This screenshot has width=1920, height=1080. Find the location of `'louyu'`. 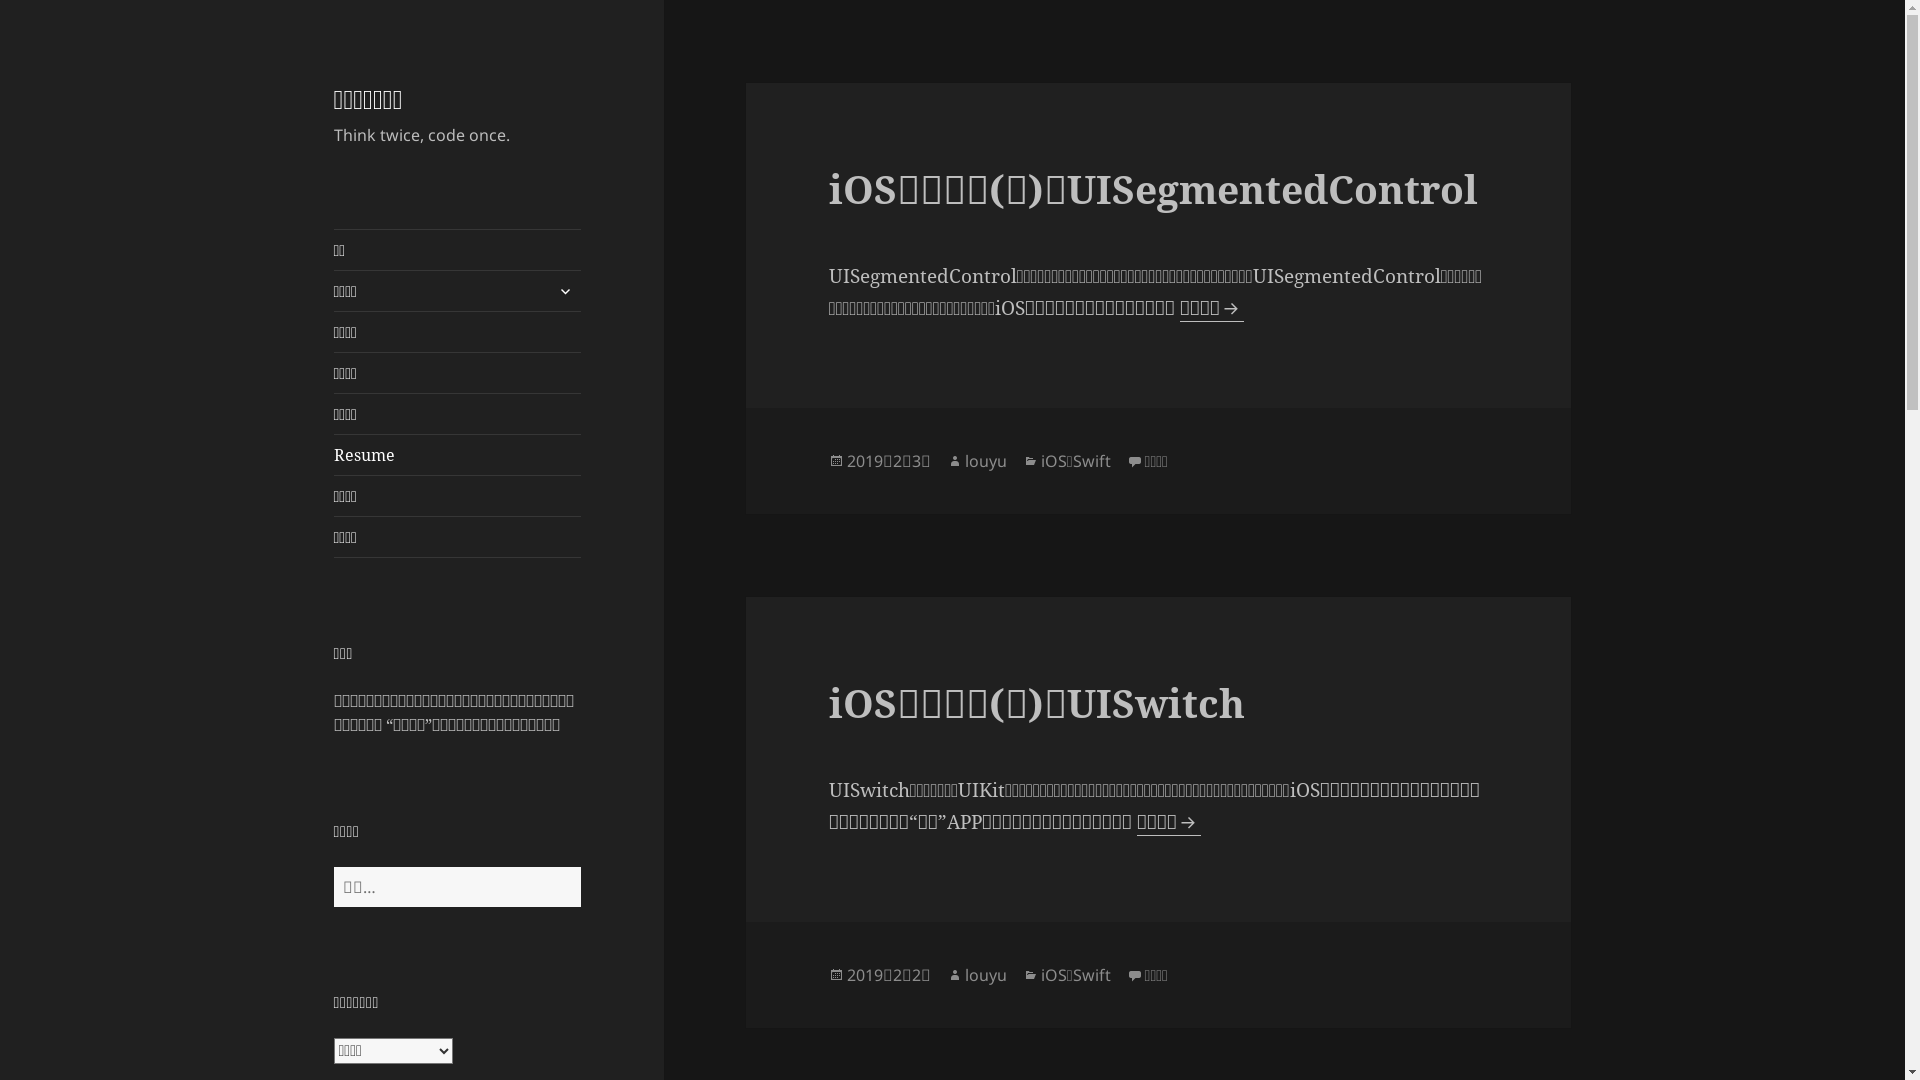

'louyu' is located at coordinates (985, 461).